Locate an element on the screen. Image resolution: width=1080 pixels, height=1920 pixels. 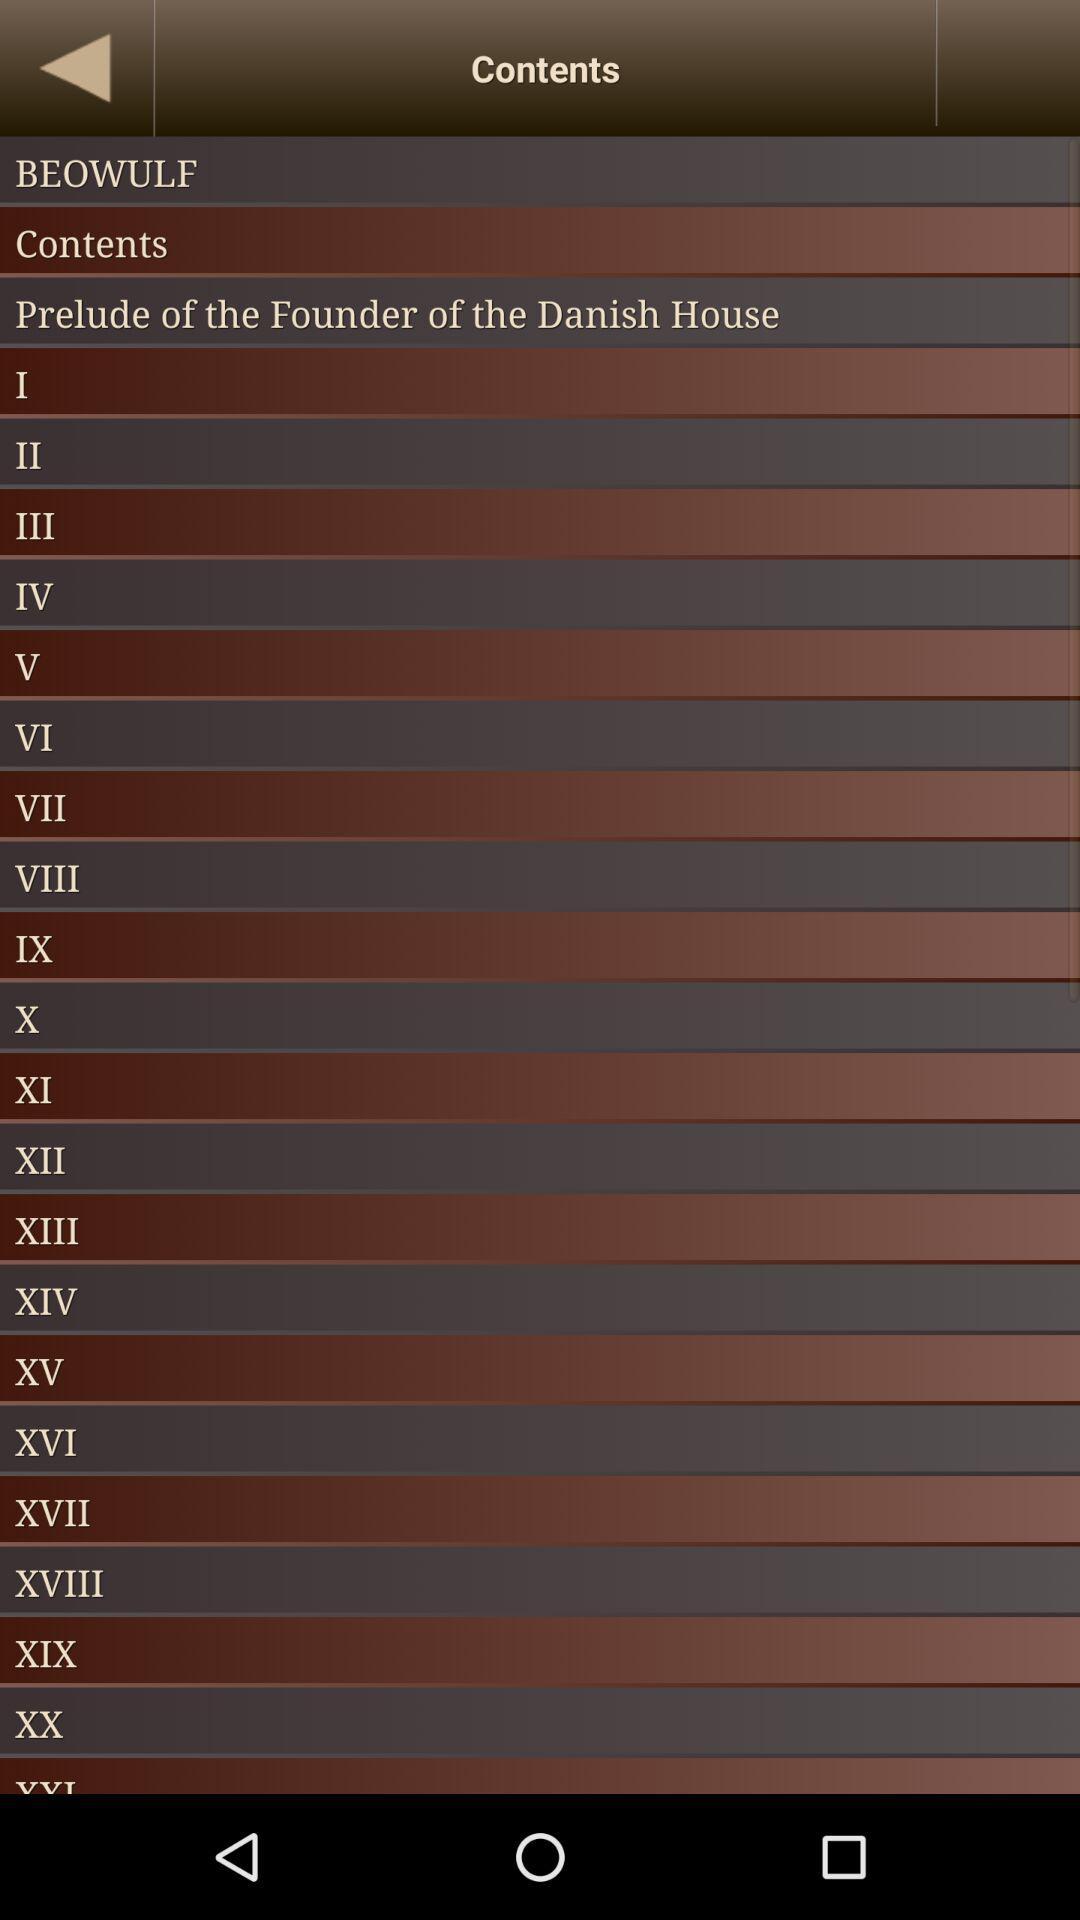
xiii app is located at coordinates (540, 1228).